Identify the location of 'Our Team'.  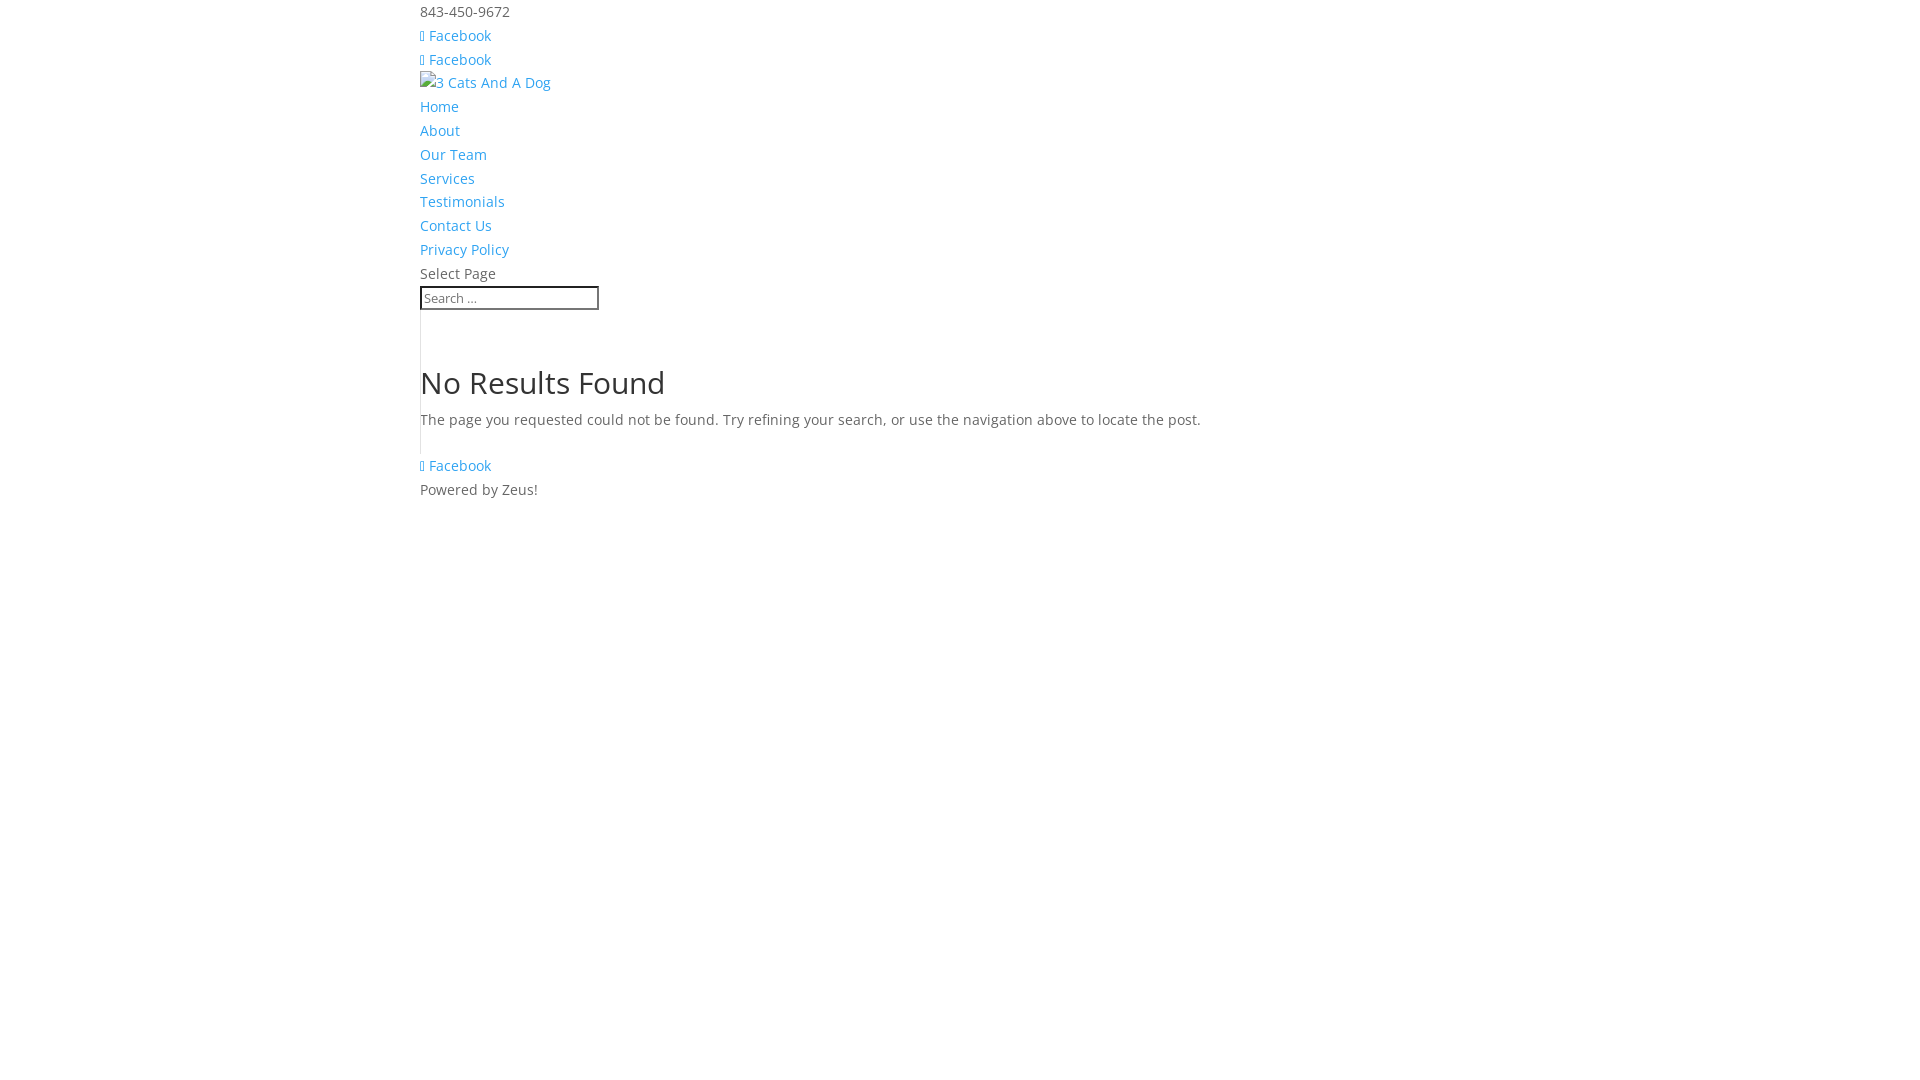
(419, 153).